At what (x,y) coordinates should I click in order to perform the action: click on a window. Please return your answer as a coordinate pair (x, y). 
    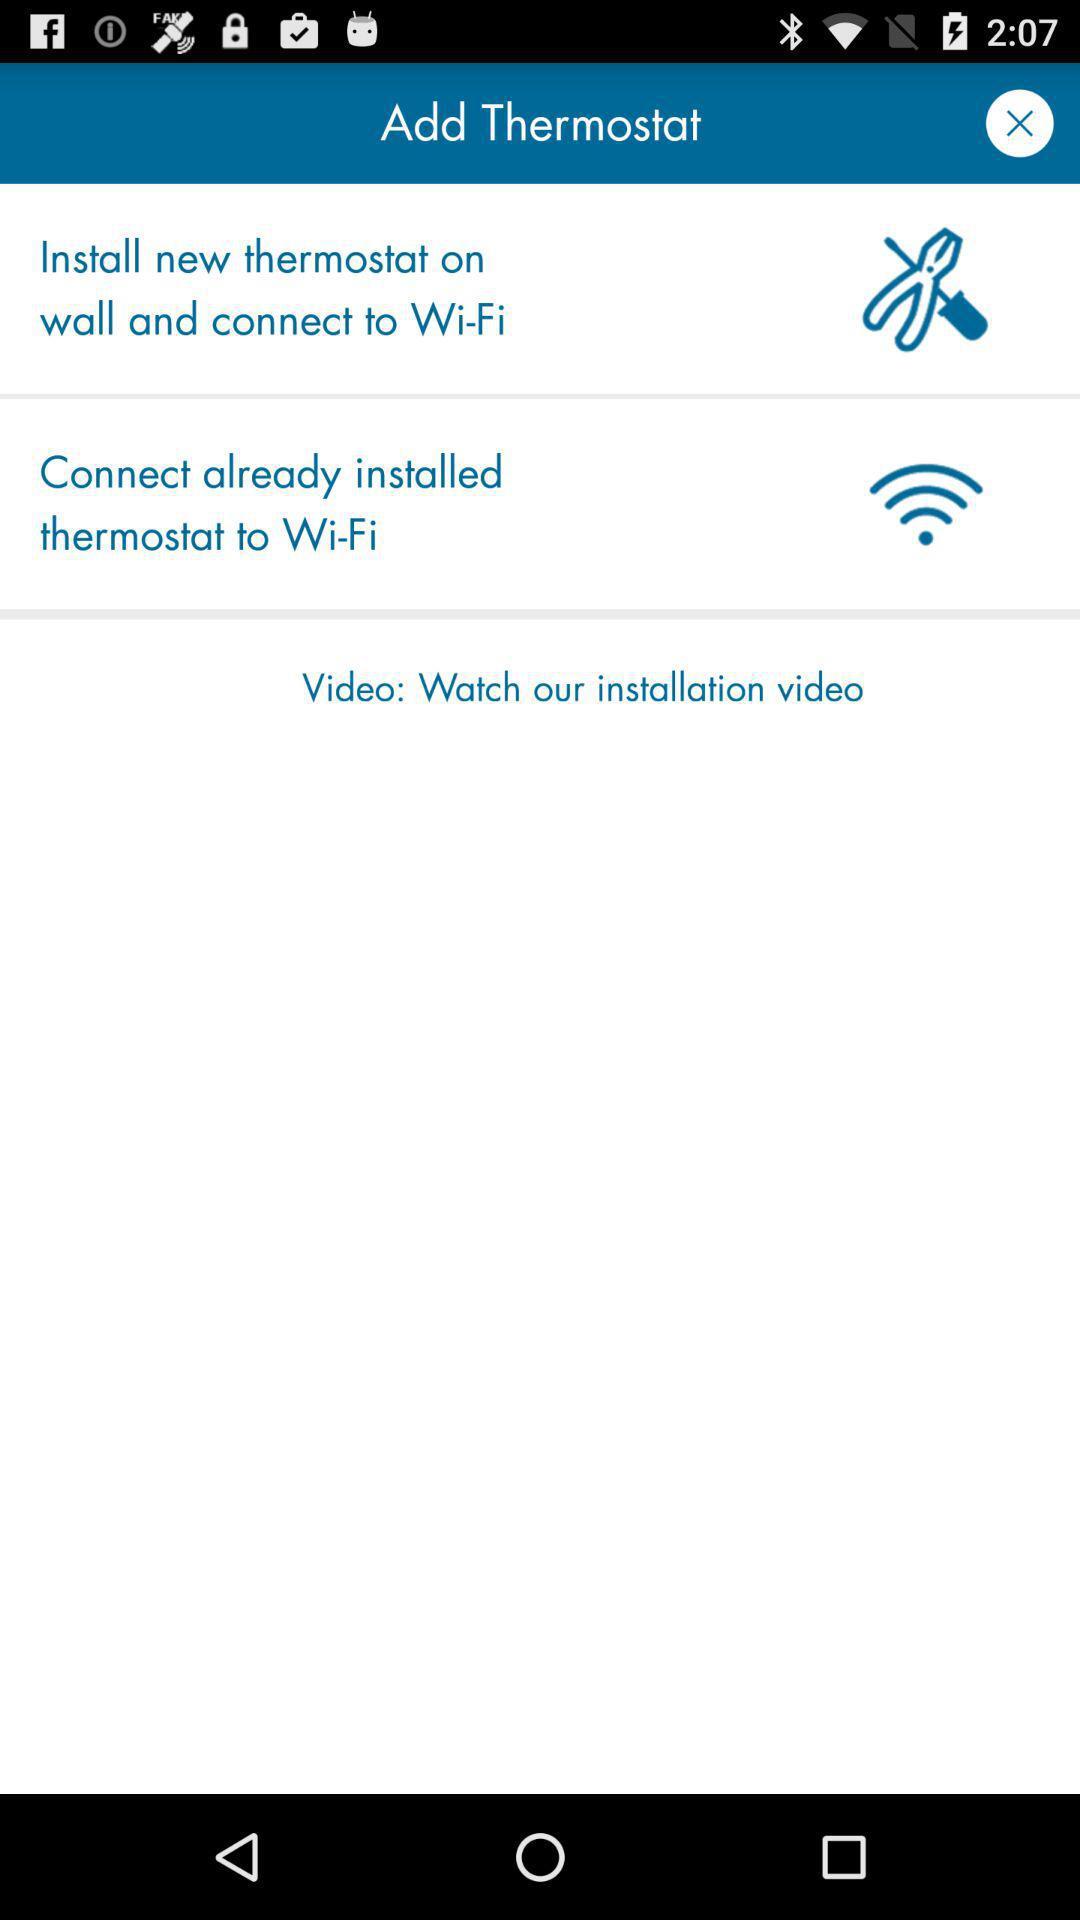
    Looking at the image, I should click on (1019, 122).